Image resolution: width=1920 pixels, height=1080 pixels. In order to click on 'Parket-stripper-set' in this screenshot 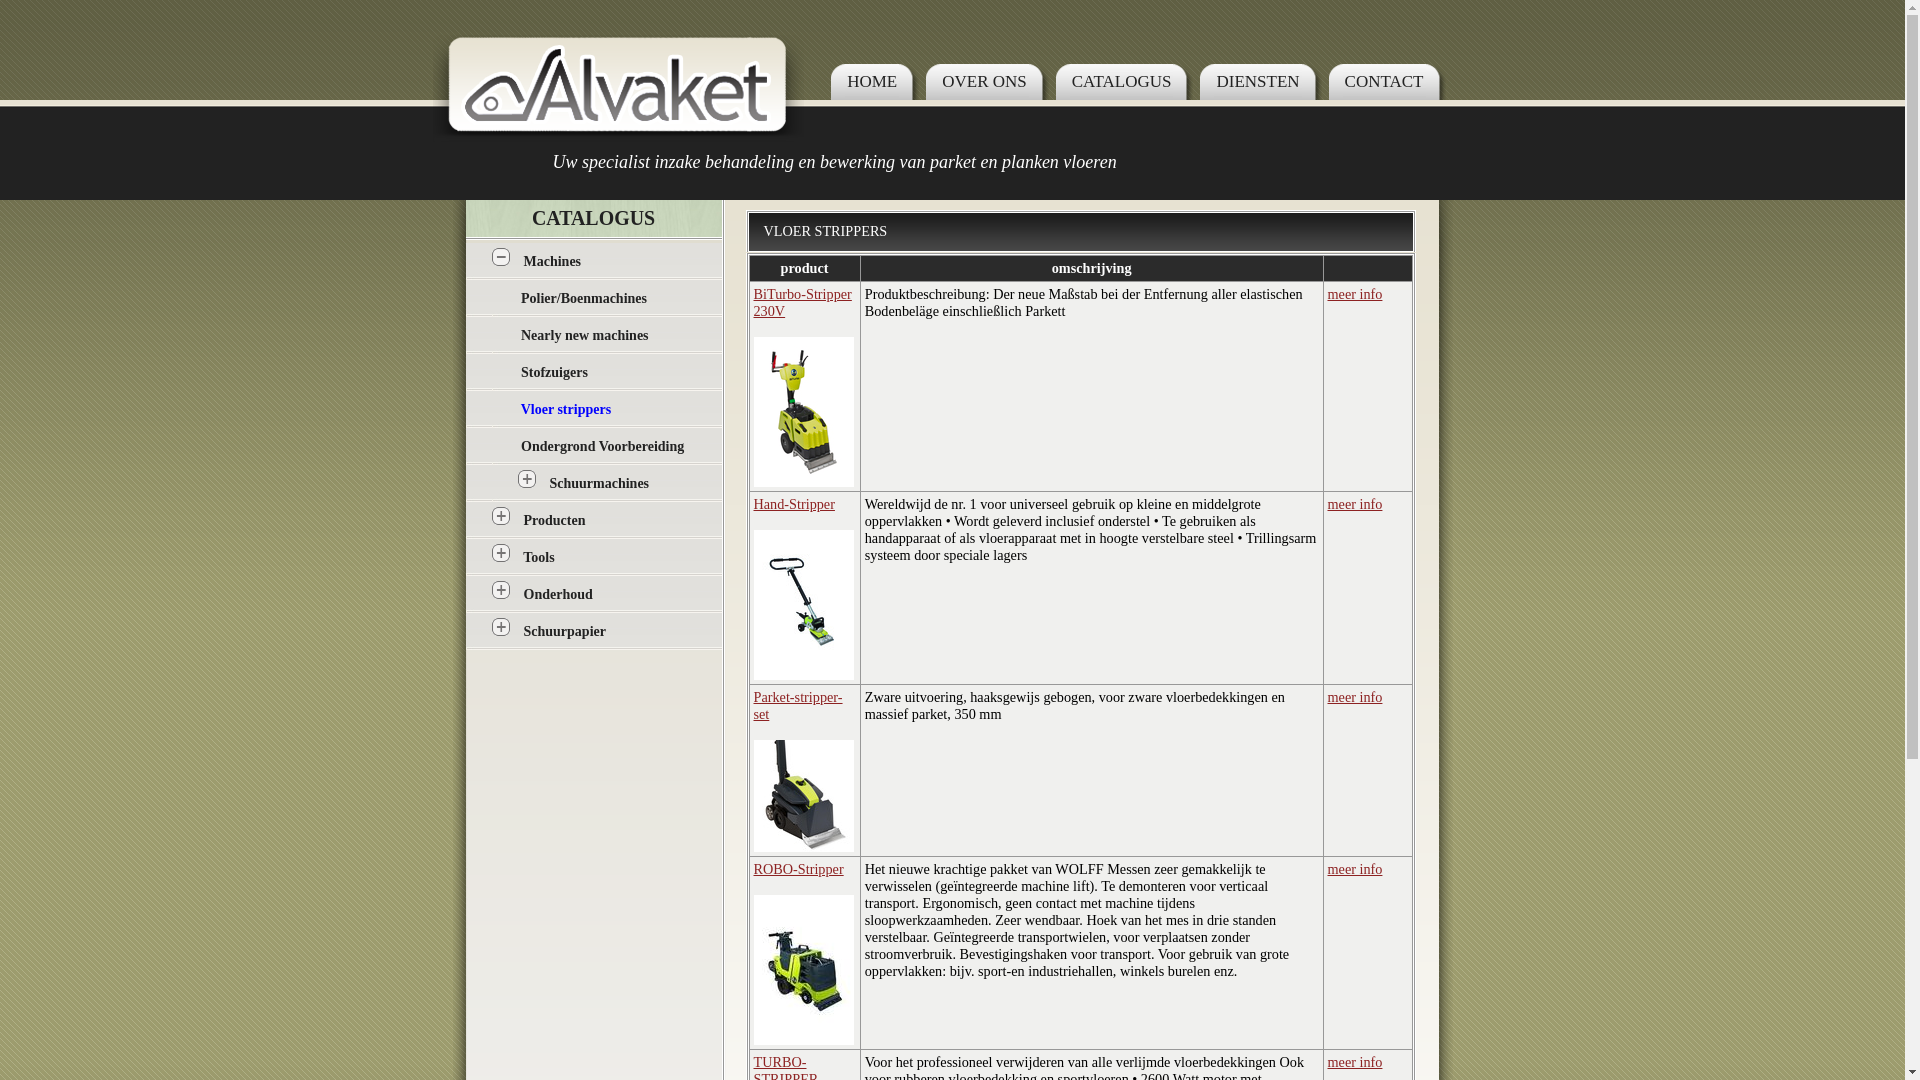, I will do `click(797, 704)`.